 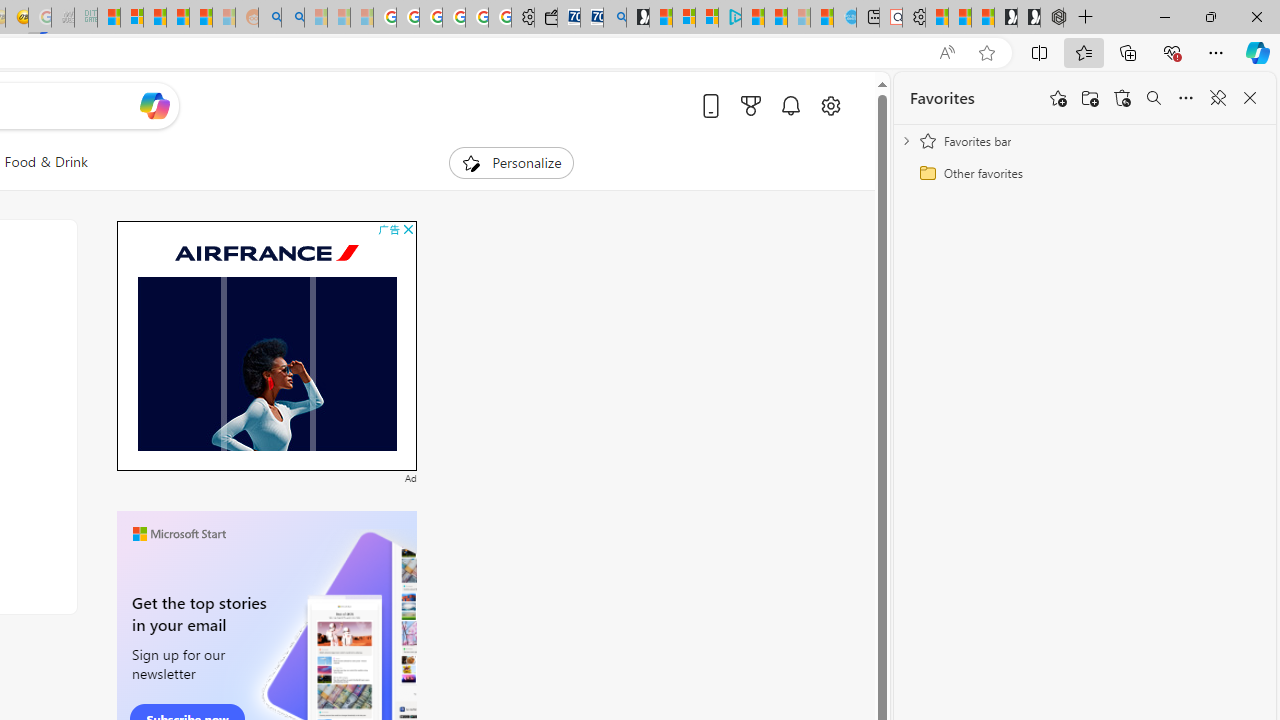 I want to click on 'Close favorites', so click(x=1249, y=98).